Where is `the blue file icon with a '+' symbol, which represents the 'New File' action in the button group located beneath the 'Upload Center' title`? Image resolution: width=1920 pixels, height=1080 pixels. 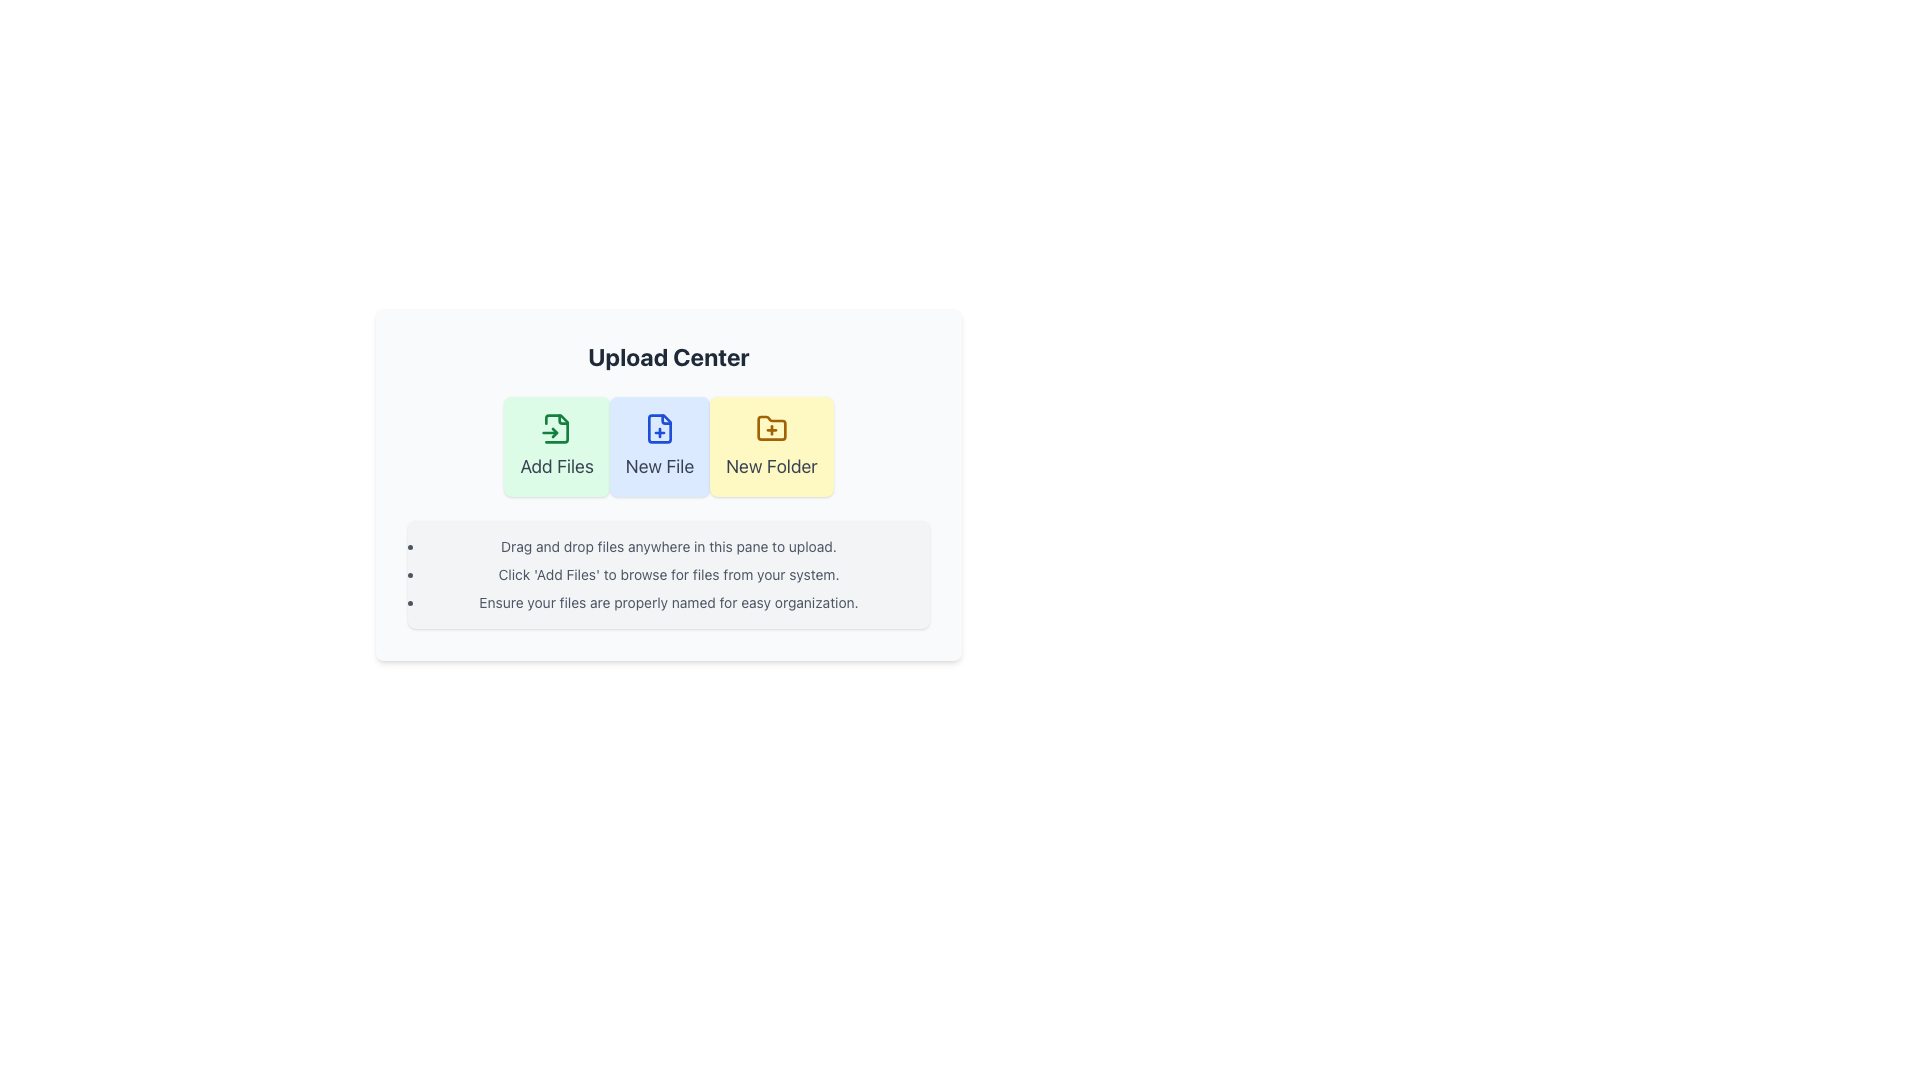
the blue file icon with a '+' symbol, which represents the 'New File' action in the button group located beneath the 'Upload Center' title is located at coordinates (660, 427).